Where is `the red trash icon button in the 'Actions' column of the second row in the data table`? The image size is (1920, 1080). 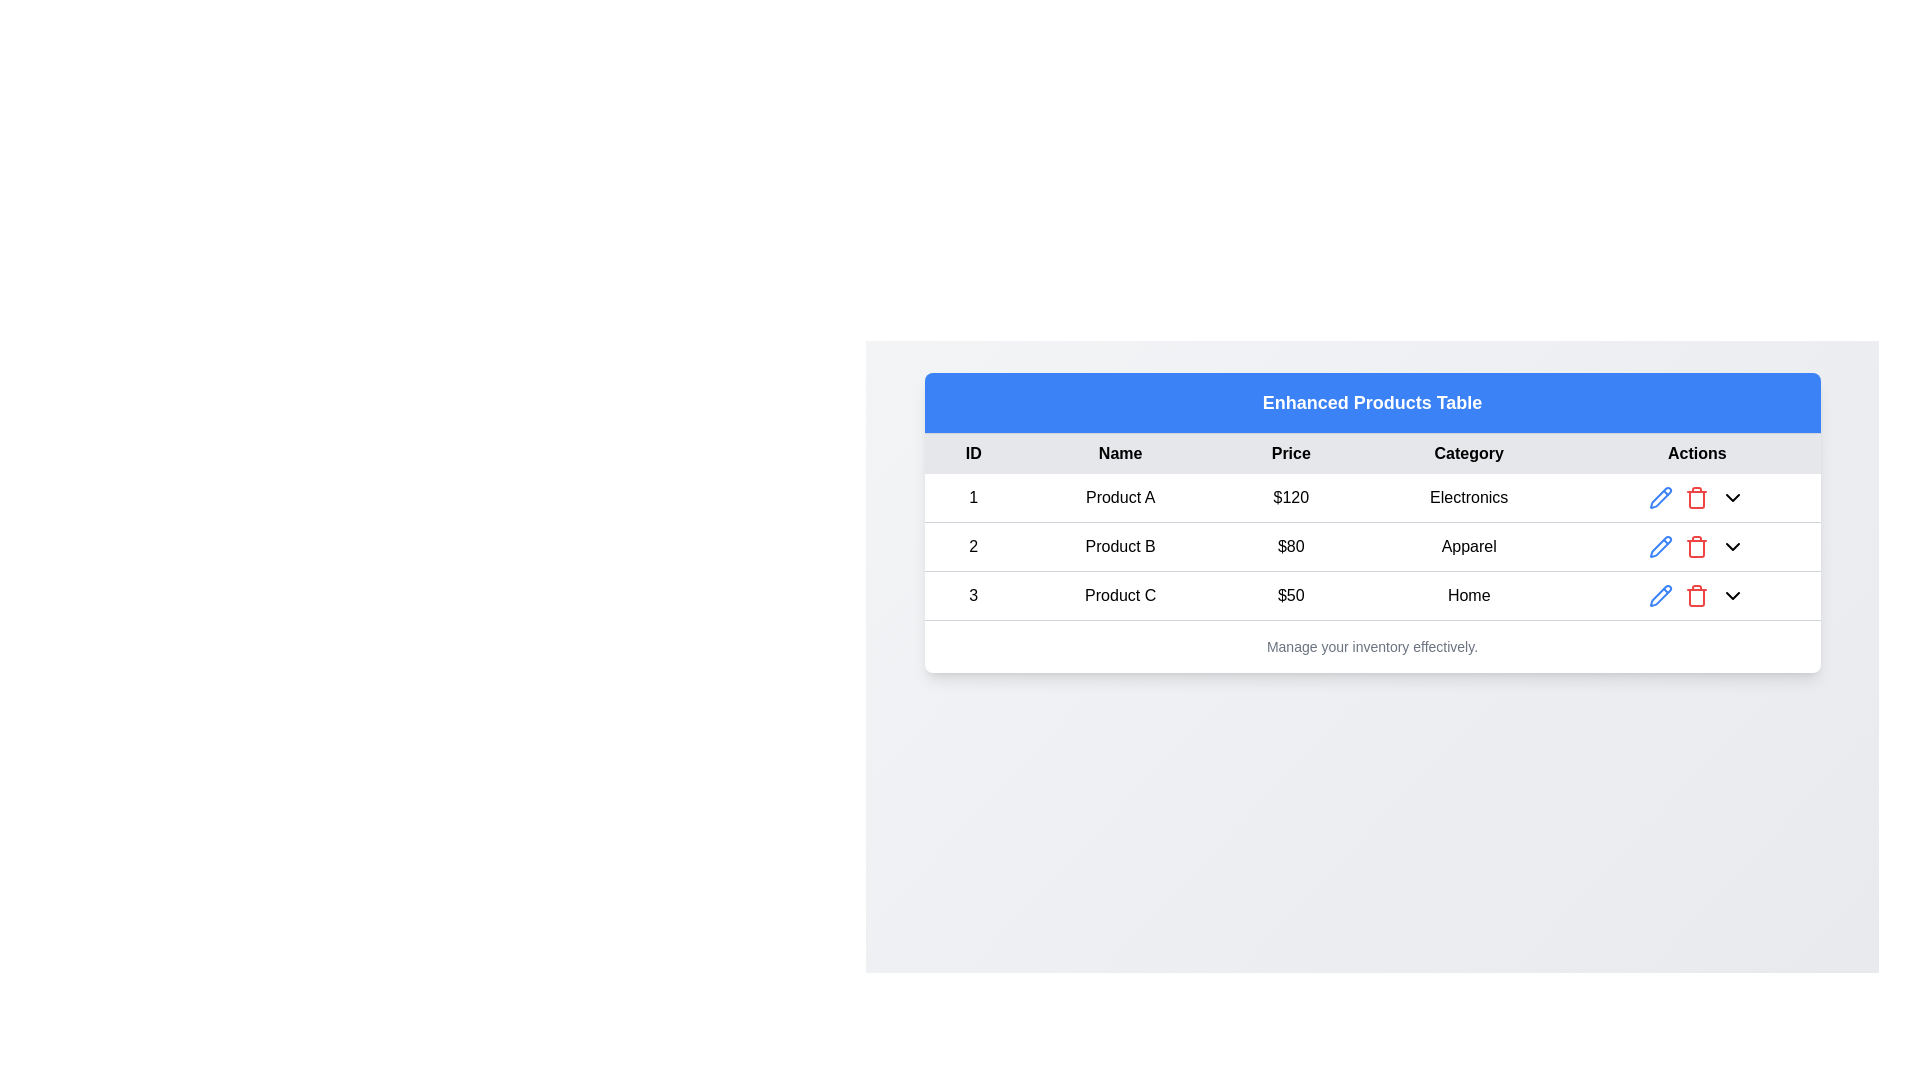 the red trash icon button in the 'Actions' column of the second row in the data table is located at coordinates (1696, 547).